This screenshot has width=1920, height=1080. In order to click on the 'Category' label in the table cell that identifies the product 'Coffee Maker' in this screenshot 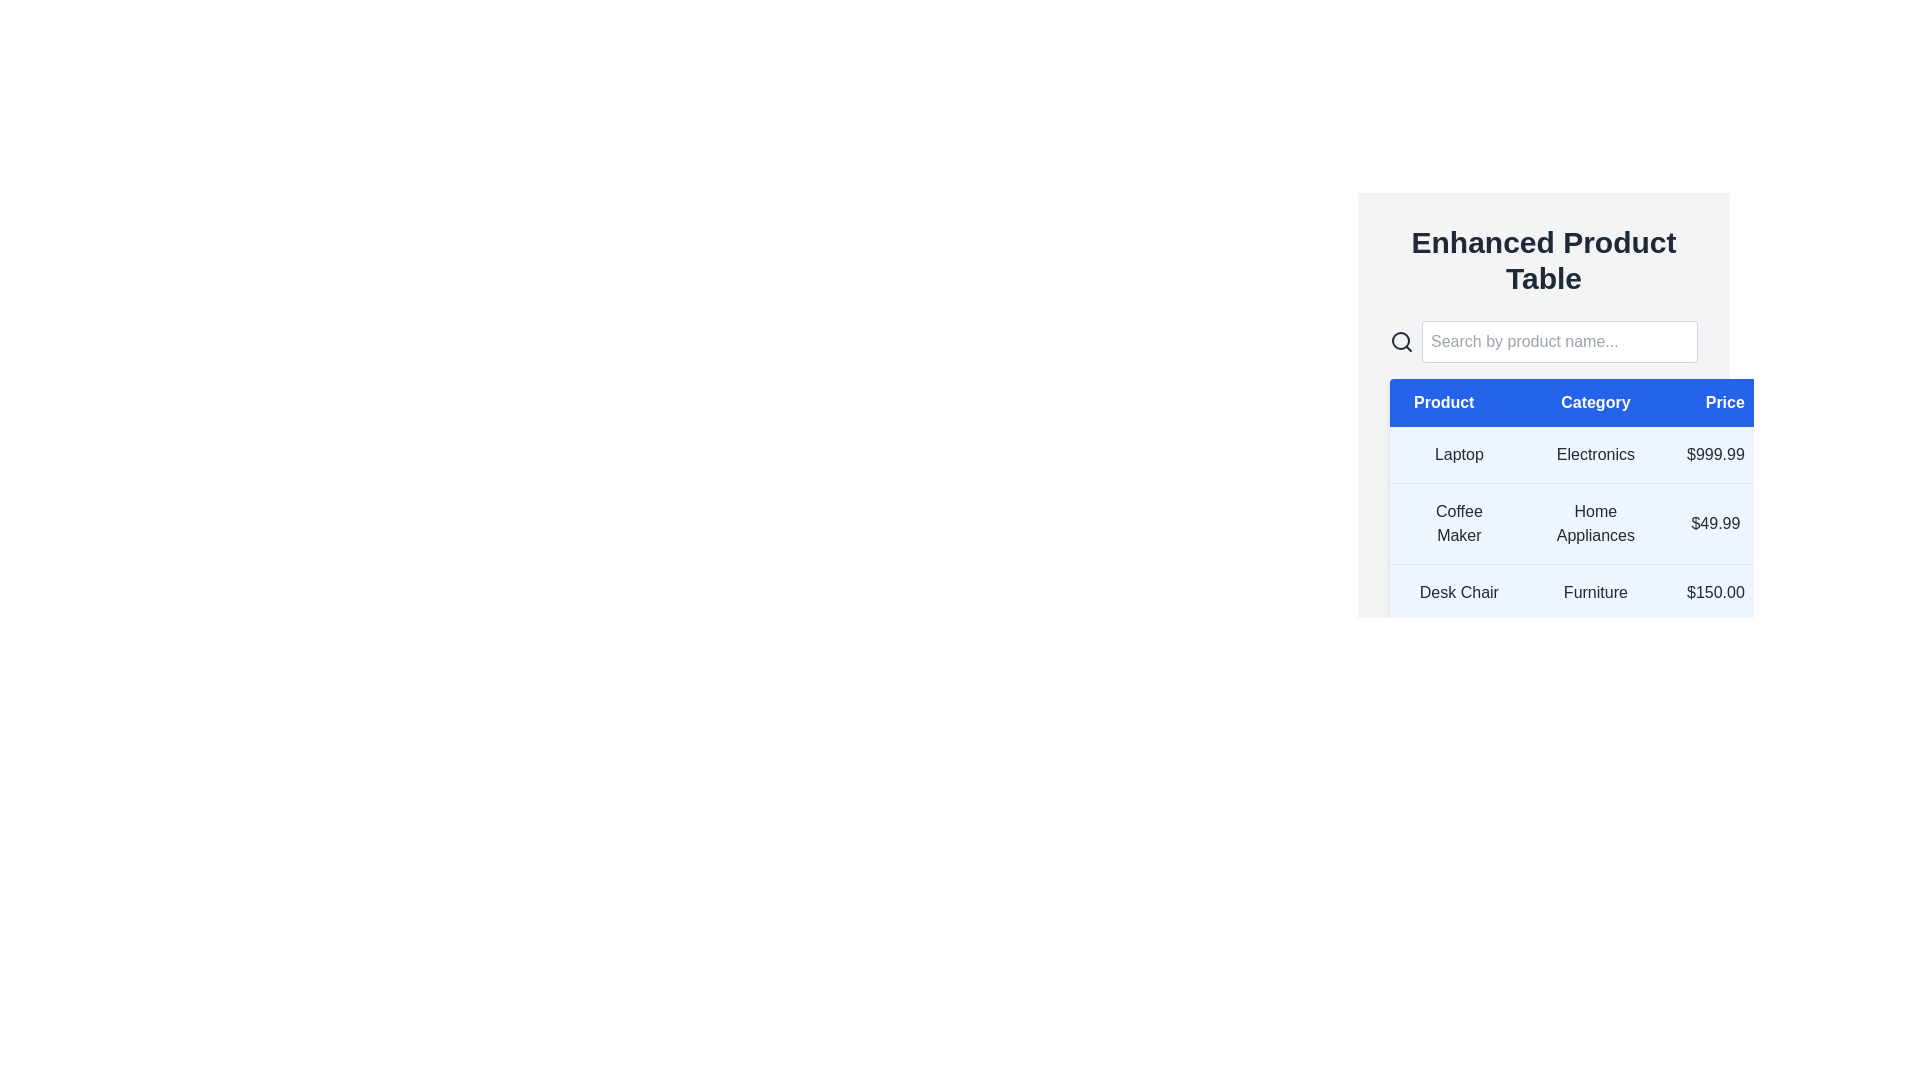, I will do `click(1594, 523)`.